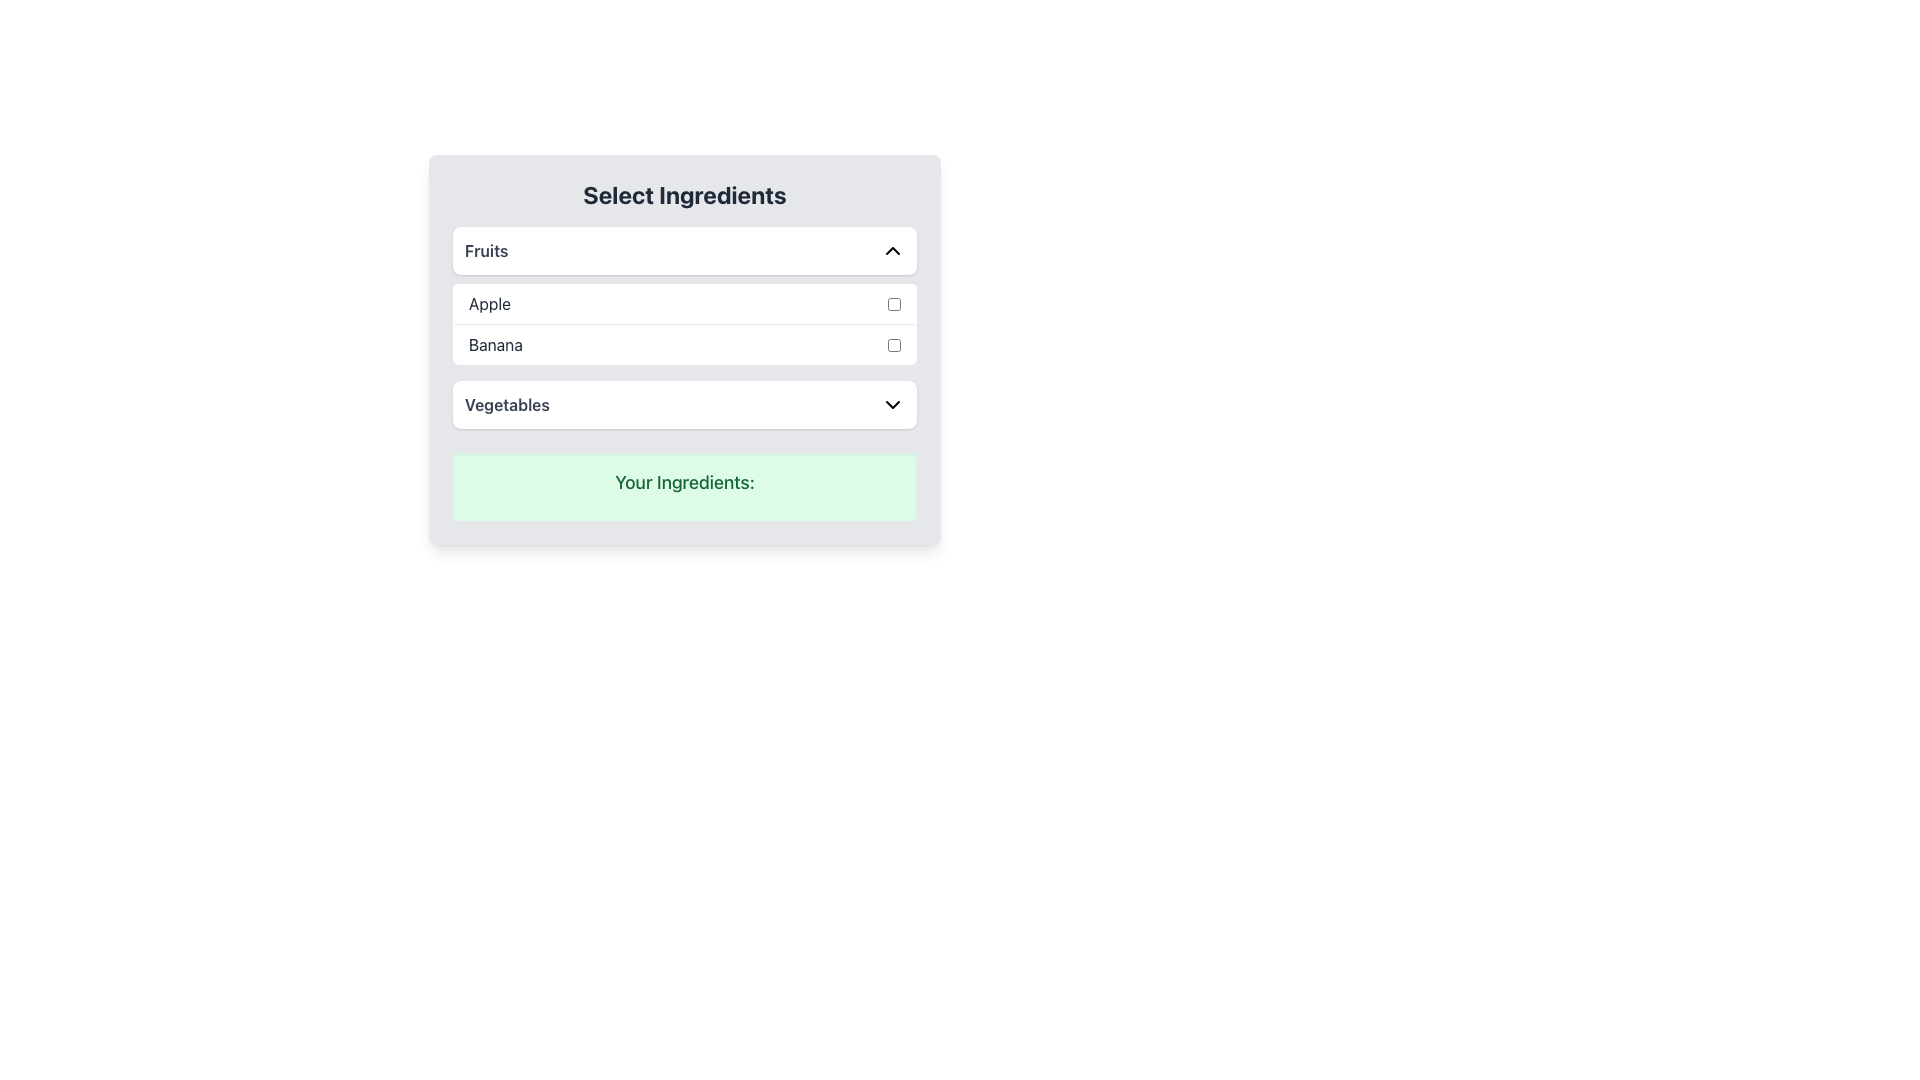 This screenshot has height=1080, width=1920. Describe the element at coordinates (685, 343) in the screenshot. I see `the checkbox for 'Banana'` at that location.